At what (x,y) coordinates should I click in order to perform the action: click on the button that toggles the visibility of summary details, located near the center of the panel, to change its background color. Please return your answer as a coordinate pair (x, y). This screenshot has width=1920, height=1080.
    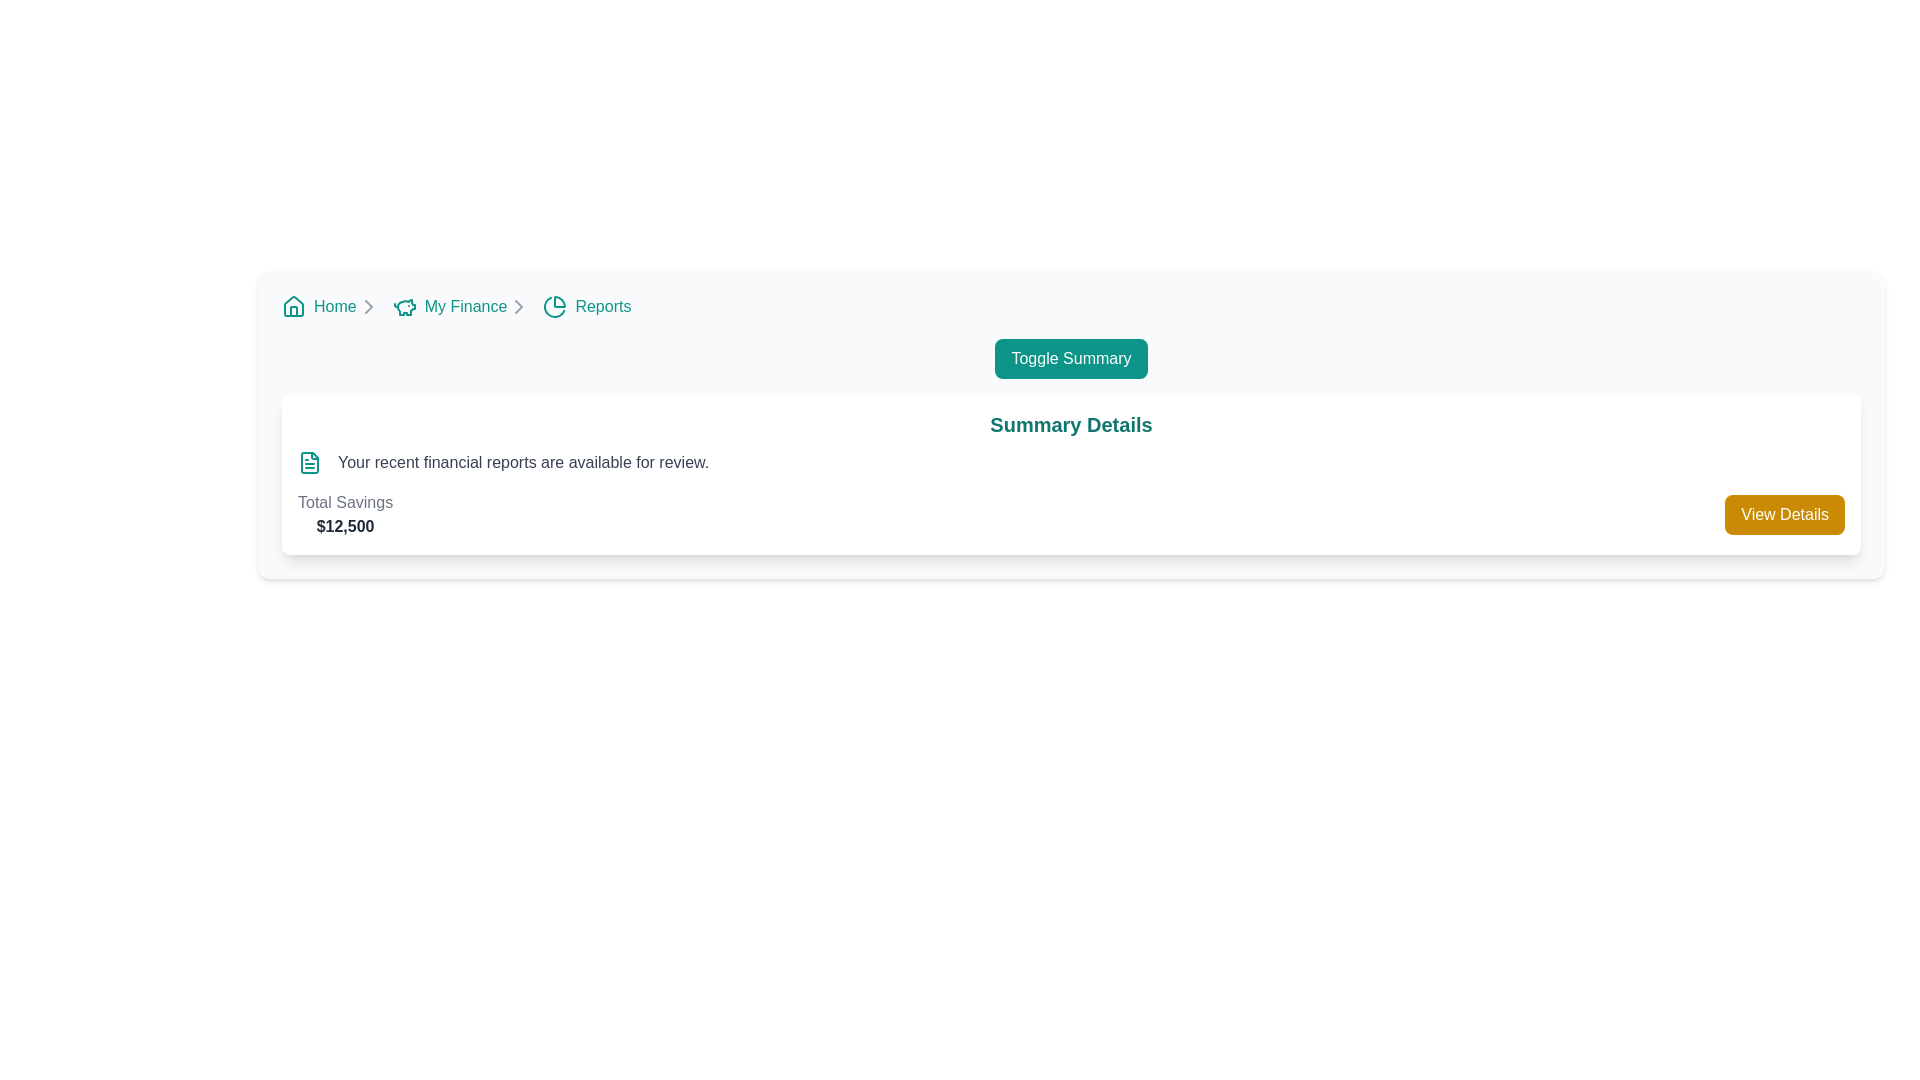
    Looking at the image, I should click on (1070, 357).